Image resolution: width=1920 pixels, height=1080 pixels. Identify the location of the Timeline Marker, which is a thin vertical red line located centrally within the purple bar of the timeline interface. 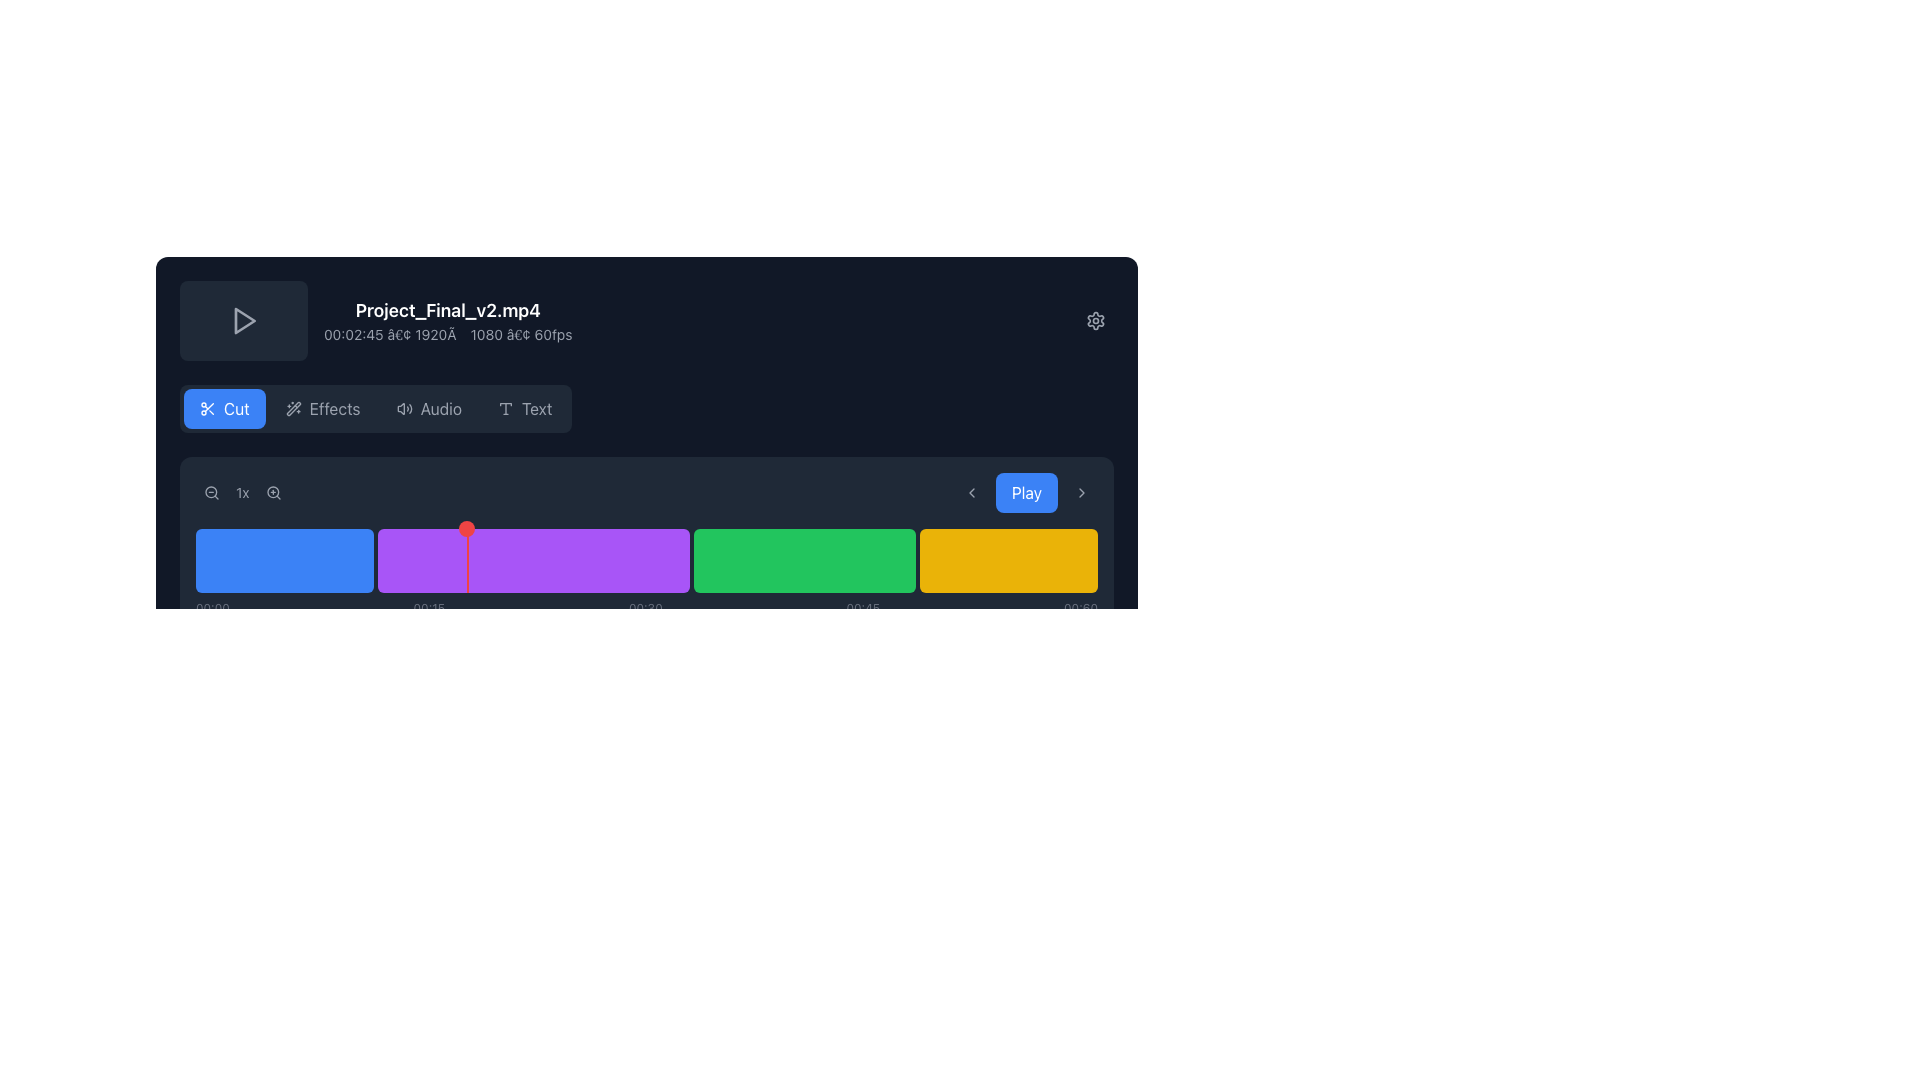
(466, 560).